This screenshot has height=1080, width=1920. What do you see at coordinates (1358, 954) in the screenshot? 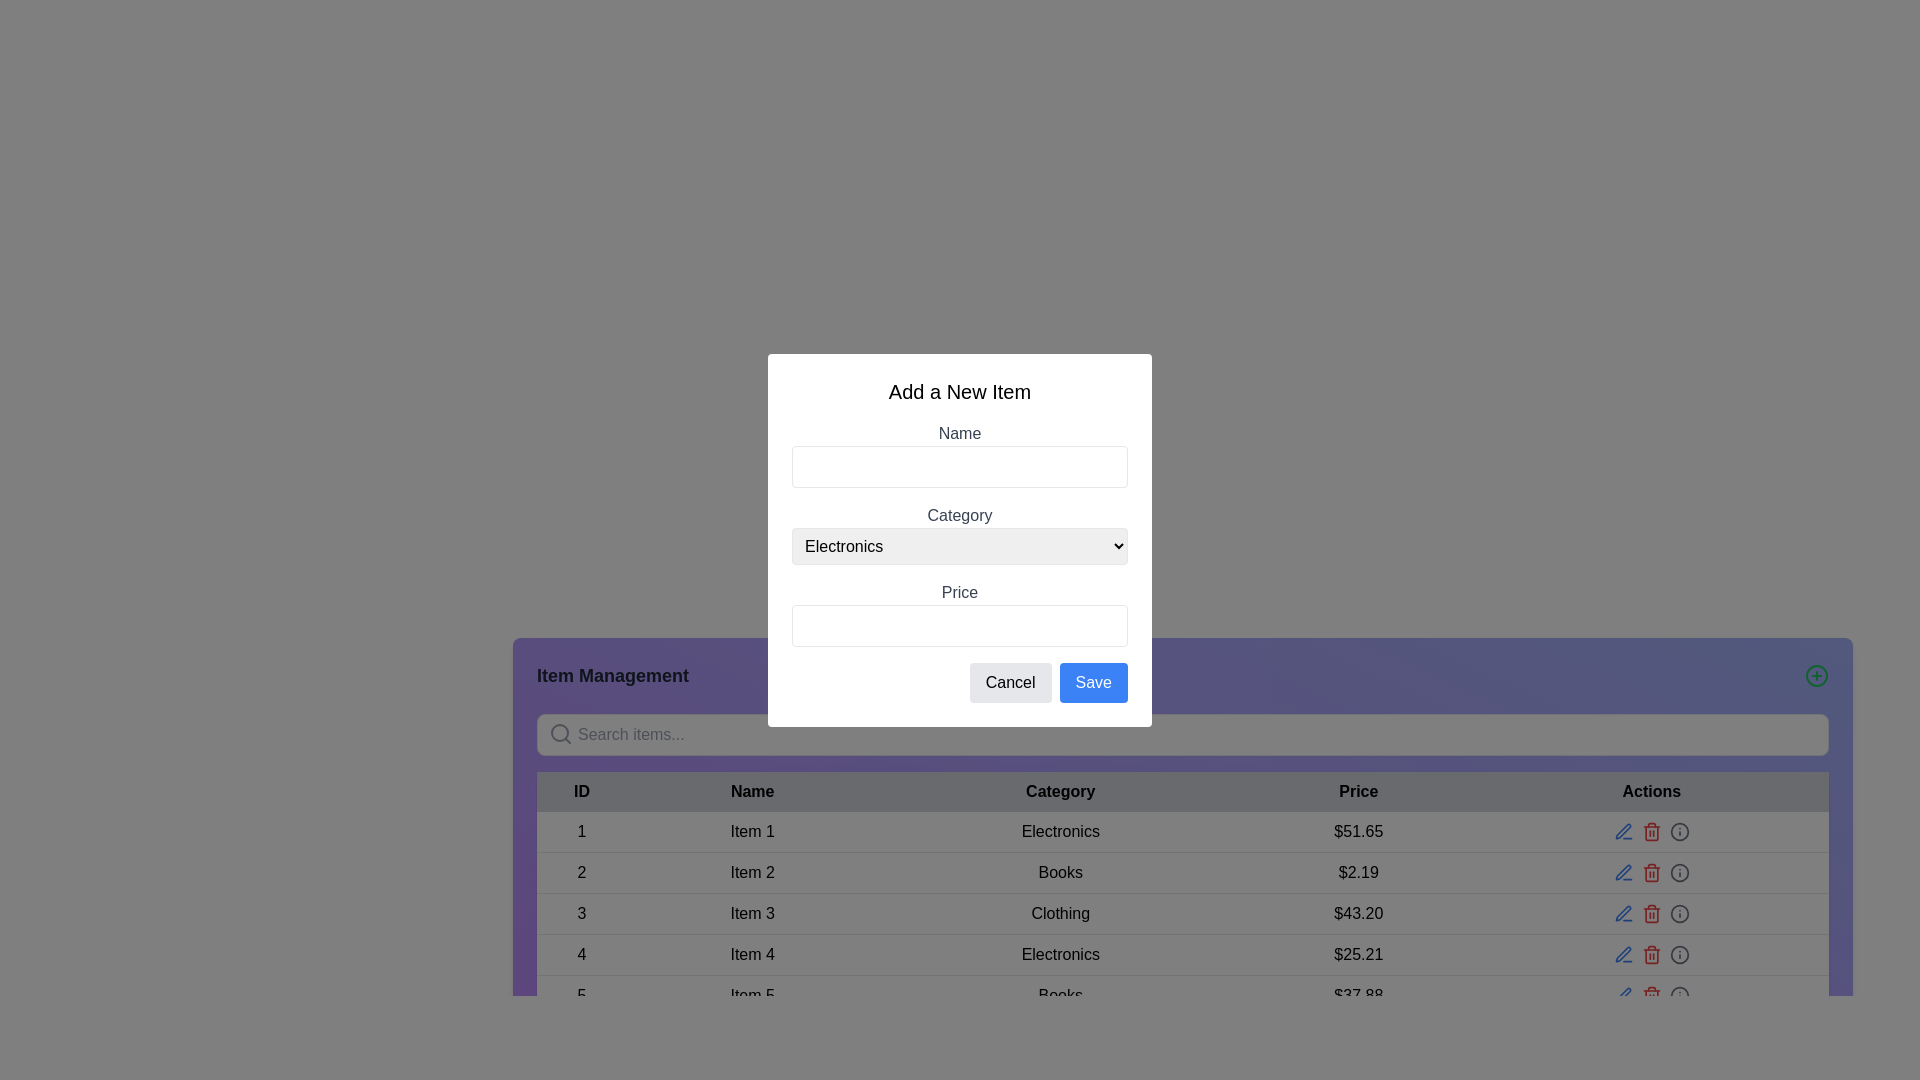
I see `the text element indicating the price of 'Item 4' located` at bounding box center [1358, 954].